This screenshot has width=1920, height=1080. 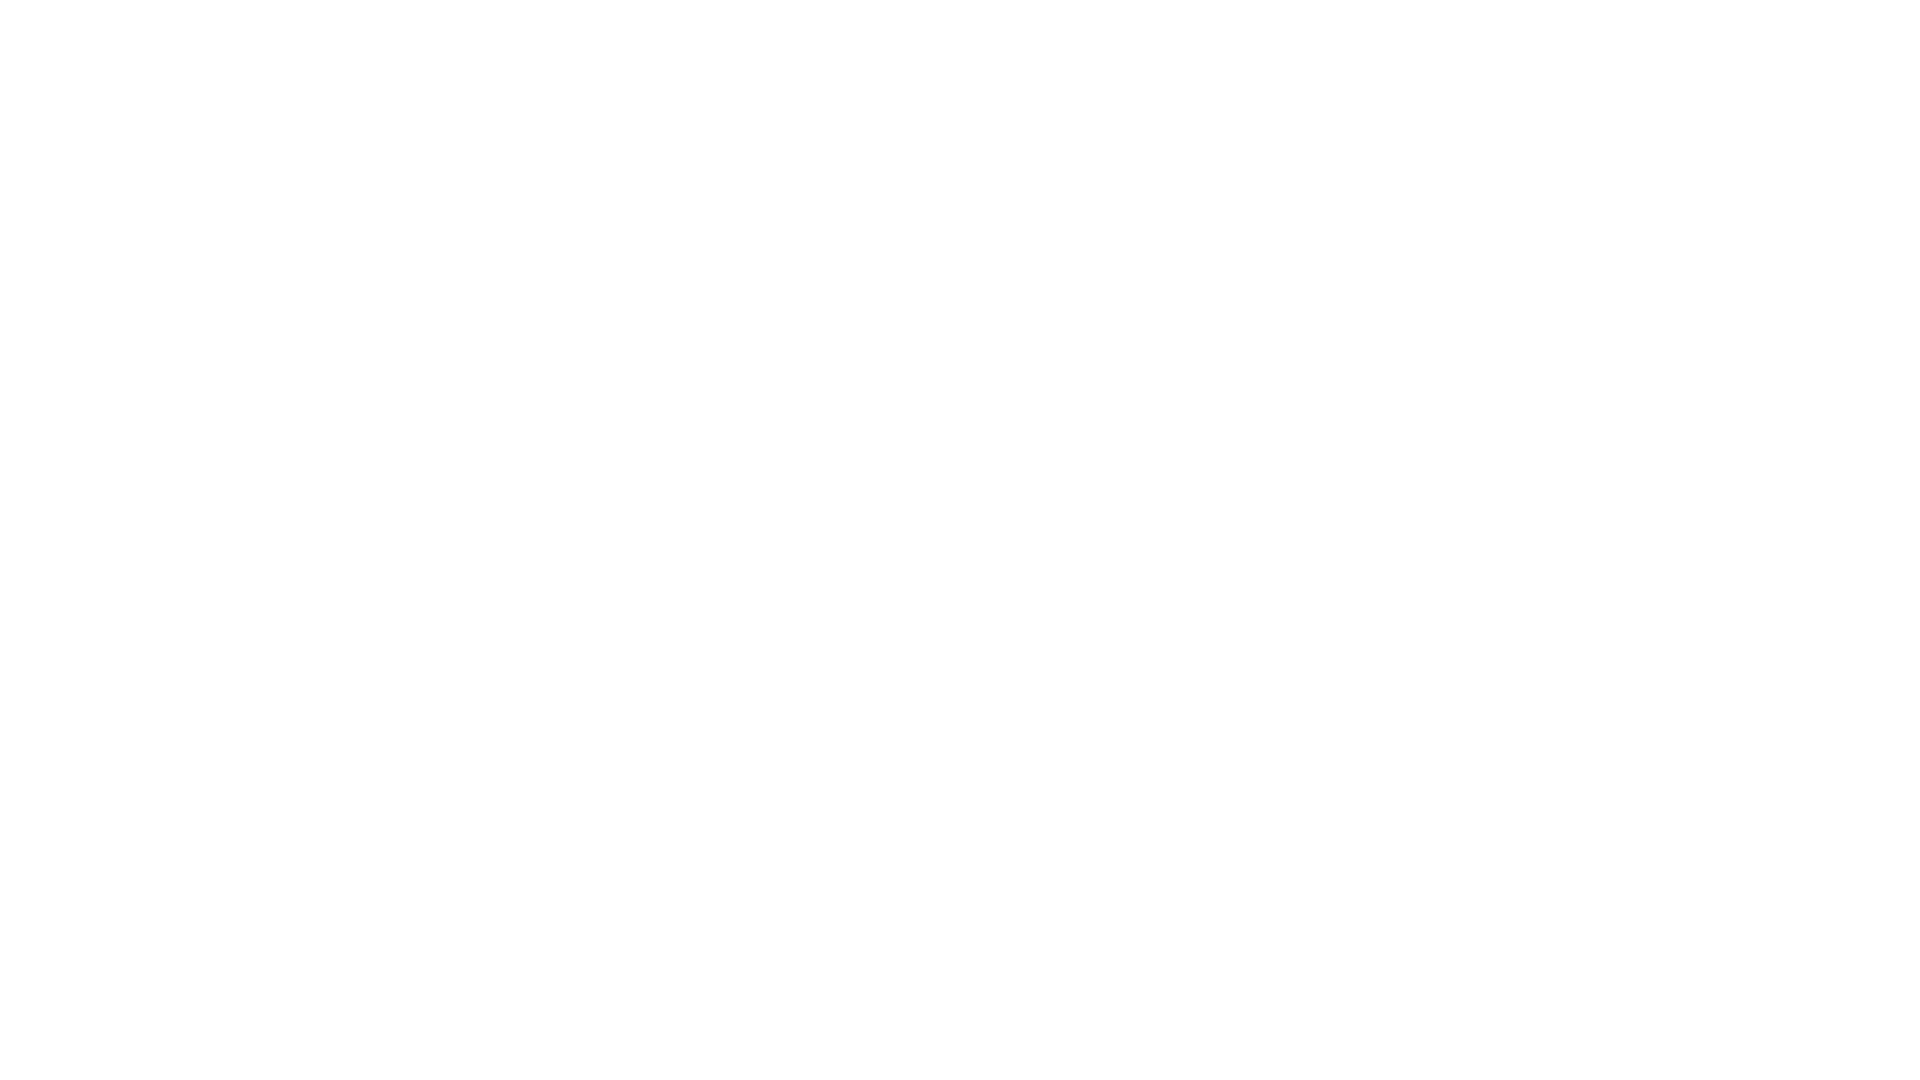 I want to click on Show previous month, so click(x=1060, y=219).